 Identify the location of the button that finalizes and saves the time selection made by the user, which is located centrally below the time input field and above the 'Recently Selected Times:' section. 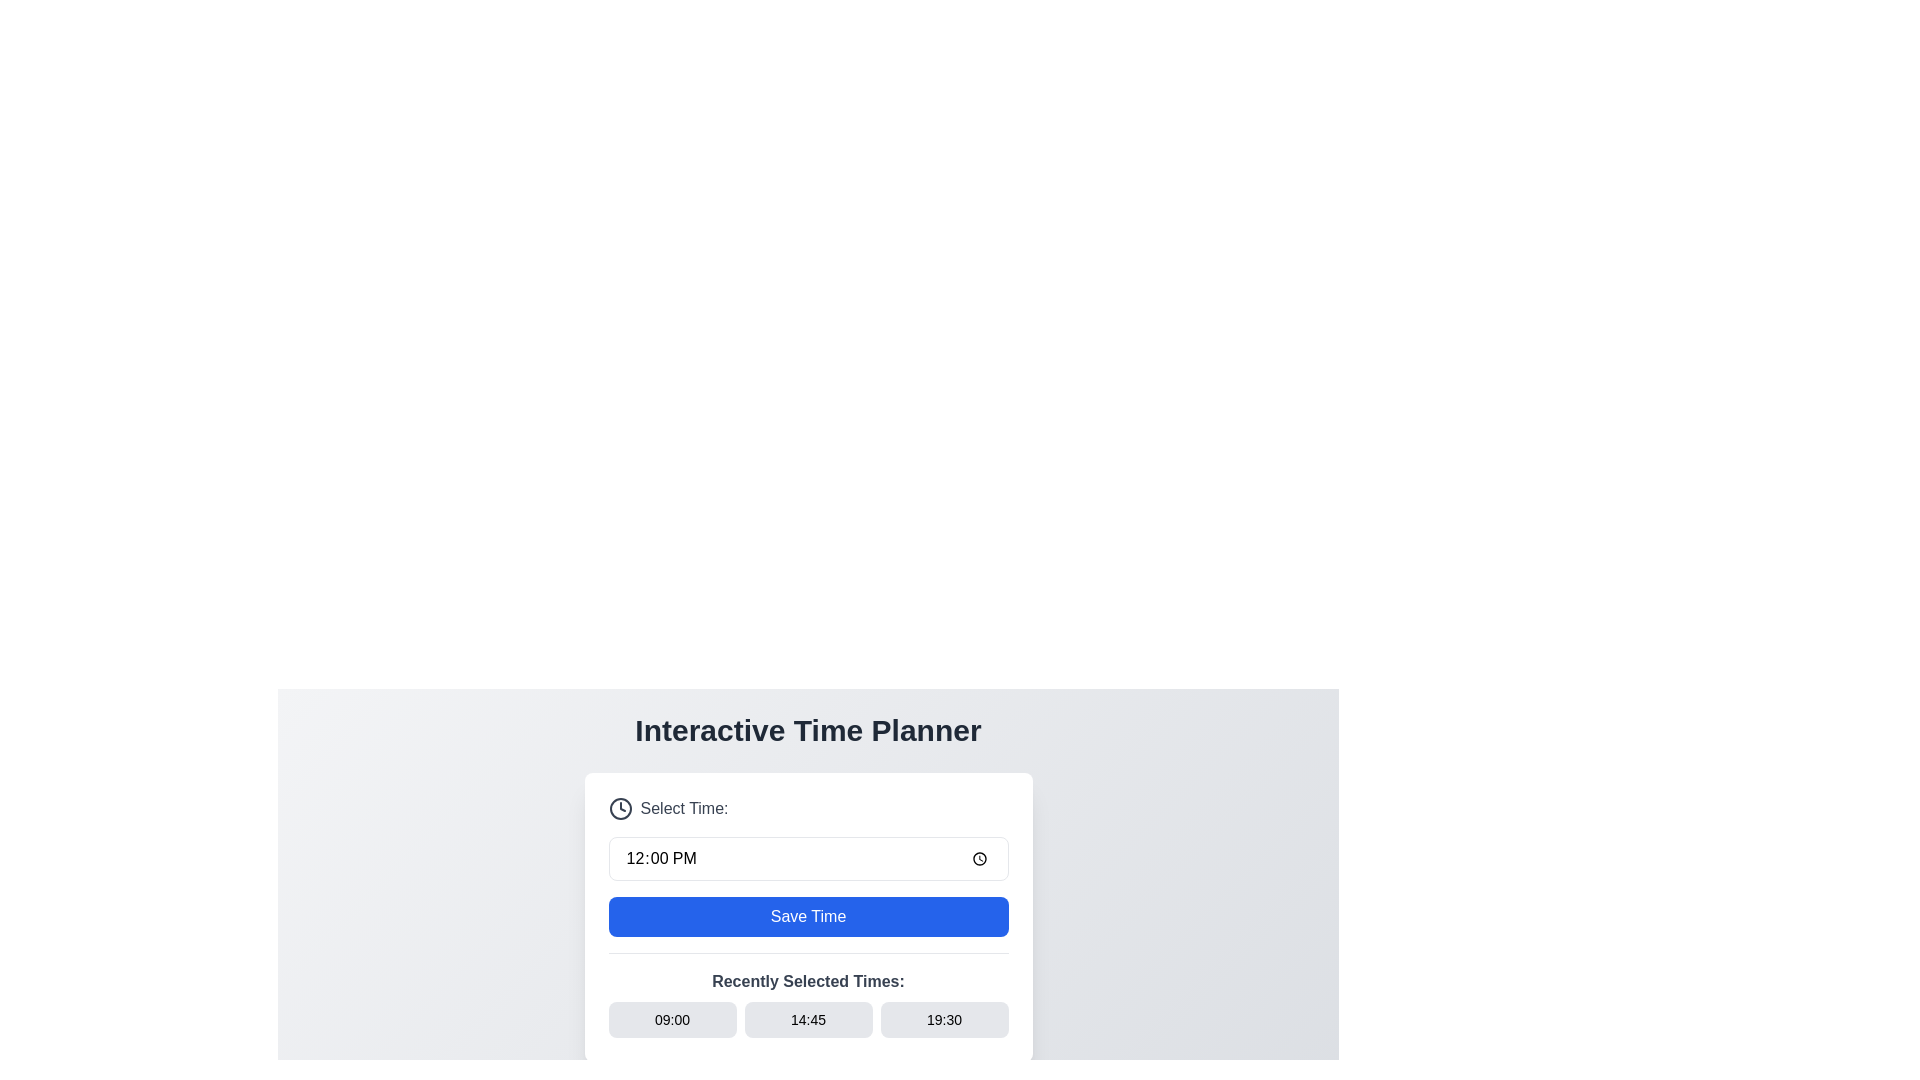
(808, 917).